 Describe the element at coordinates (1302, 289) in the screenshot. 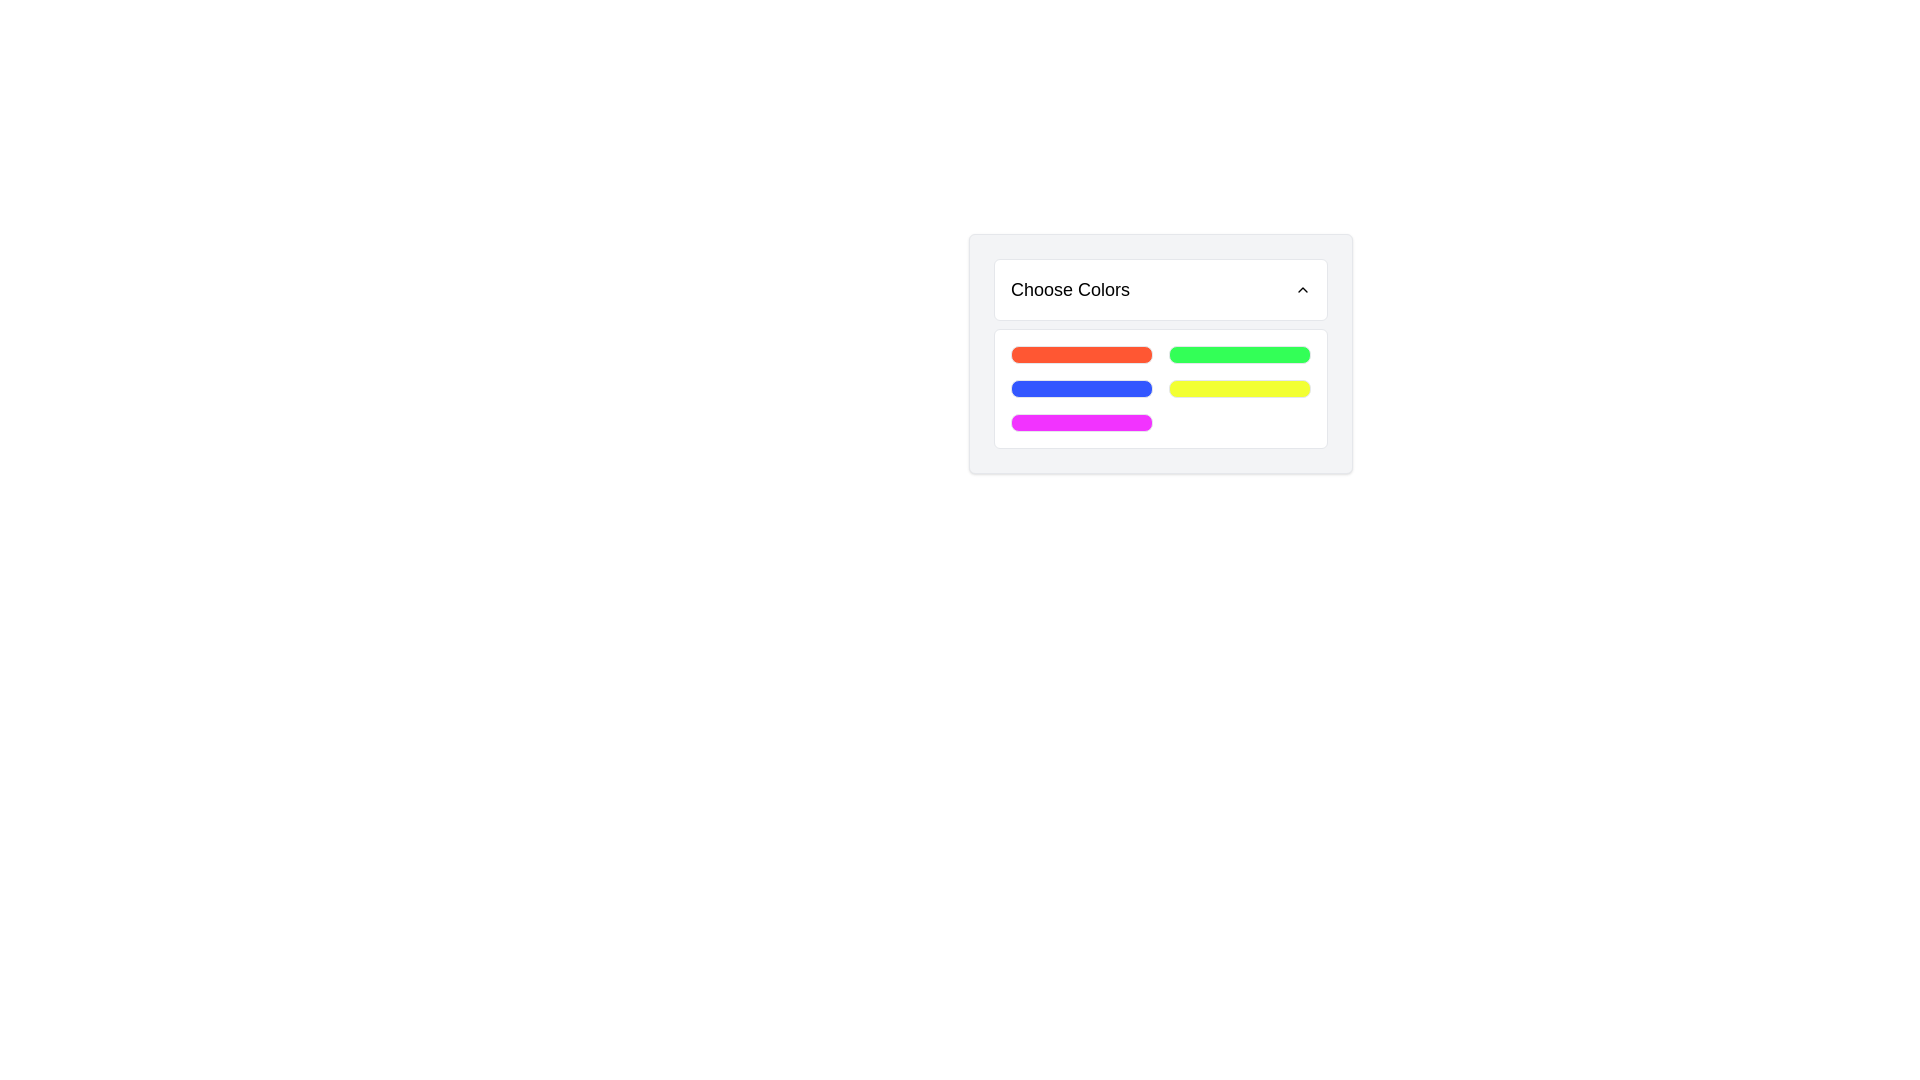

I see `the Chevron Up icon located in the 'Choose Colors' section` at that location.